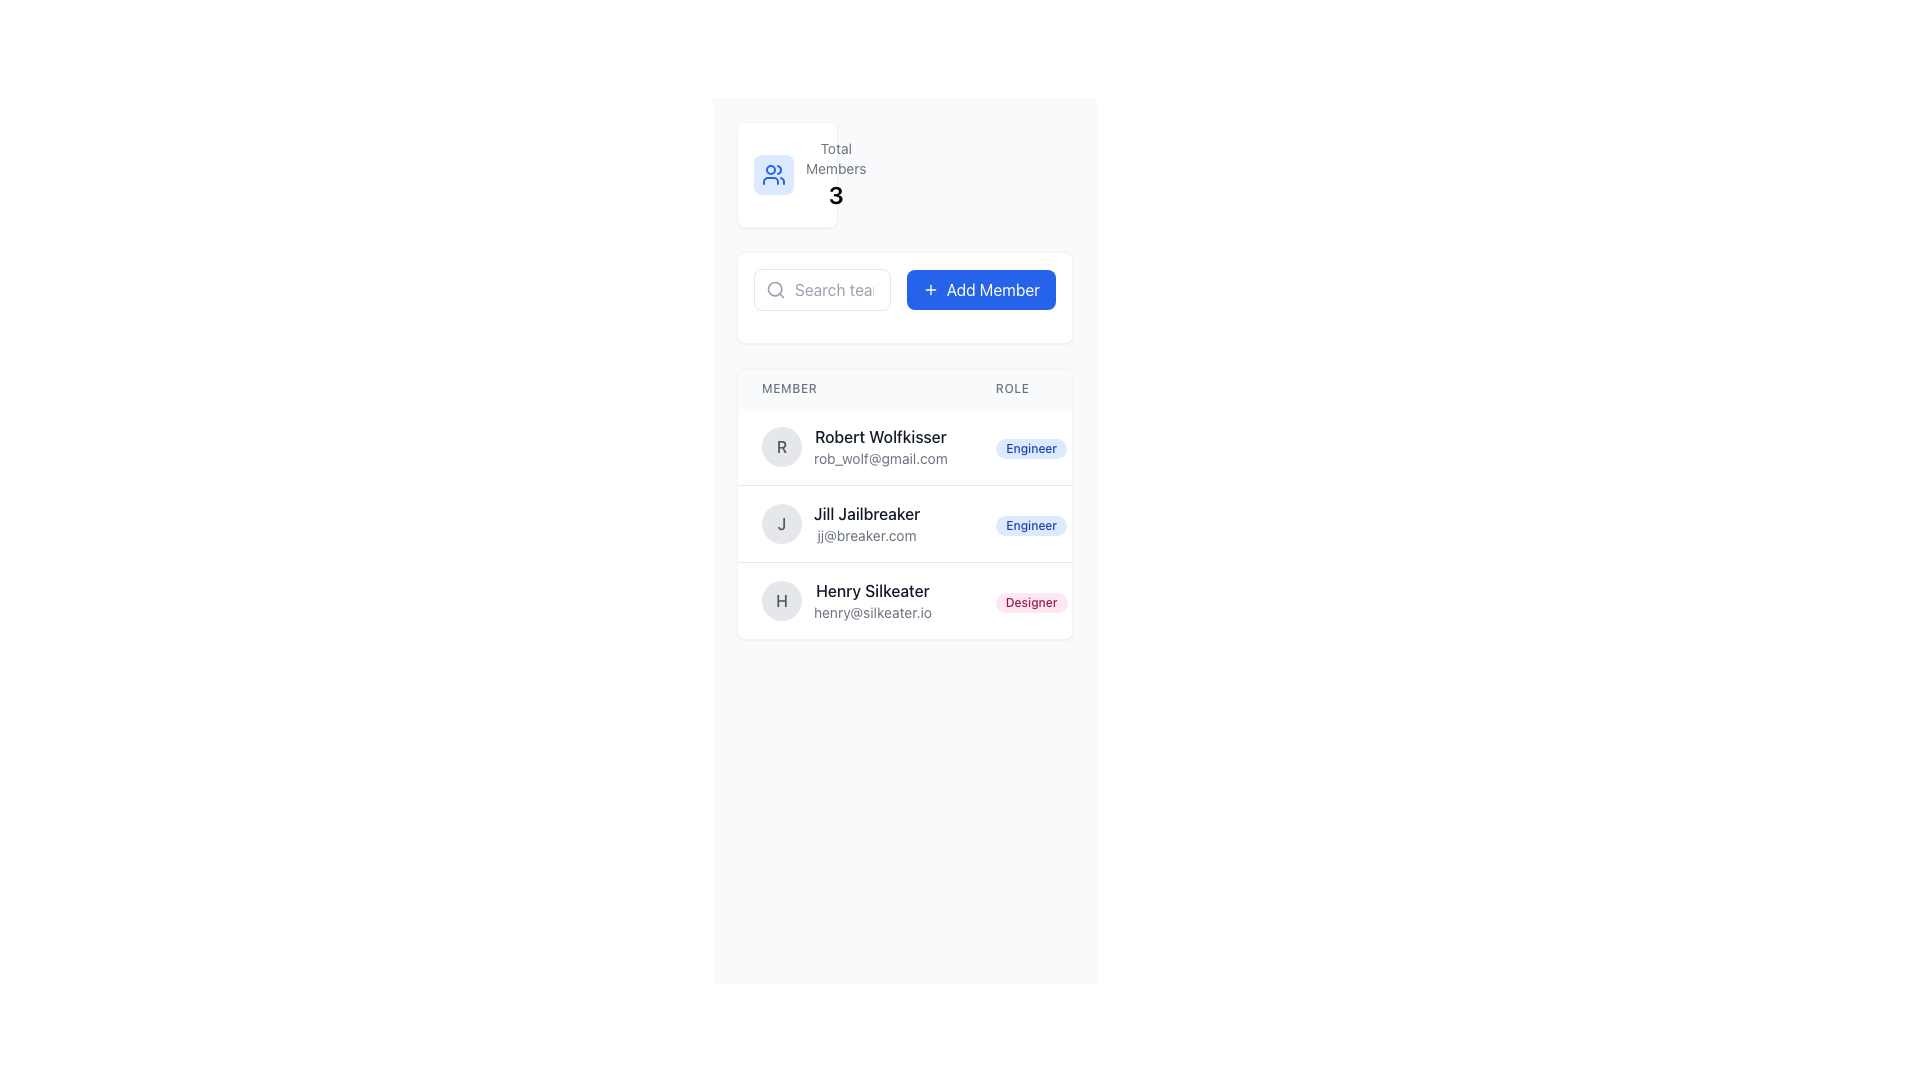 The image size is (1920, 1080). I want to click on the Image Placeholder or Avatar representing the first letter of the user's name, located to the left of 'Henry Silkeater' and 'henry@silkeater.io', which is the third entry in the list, so click(781, 600).